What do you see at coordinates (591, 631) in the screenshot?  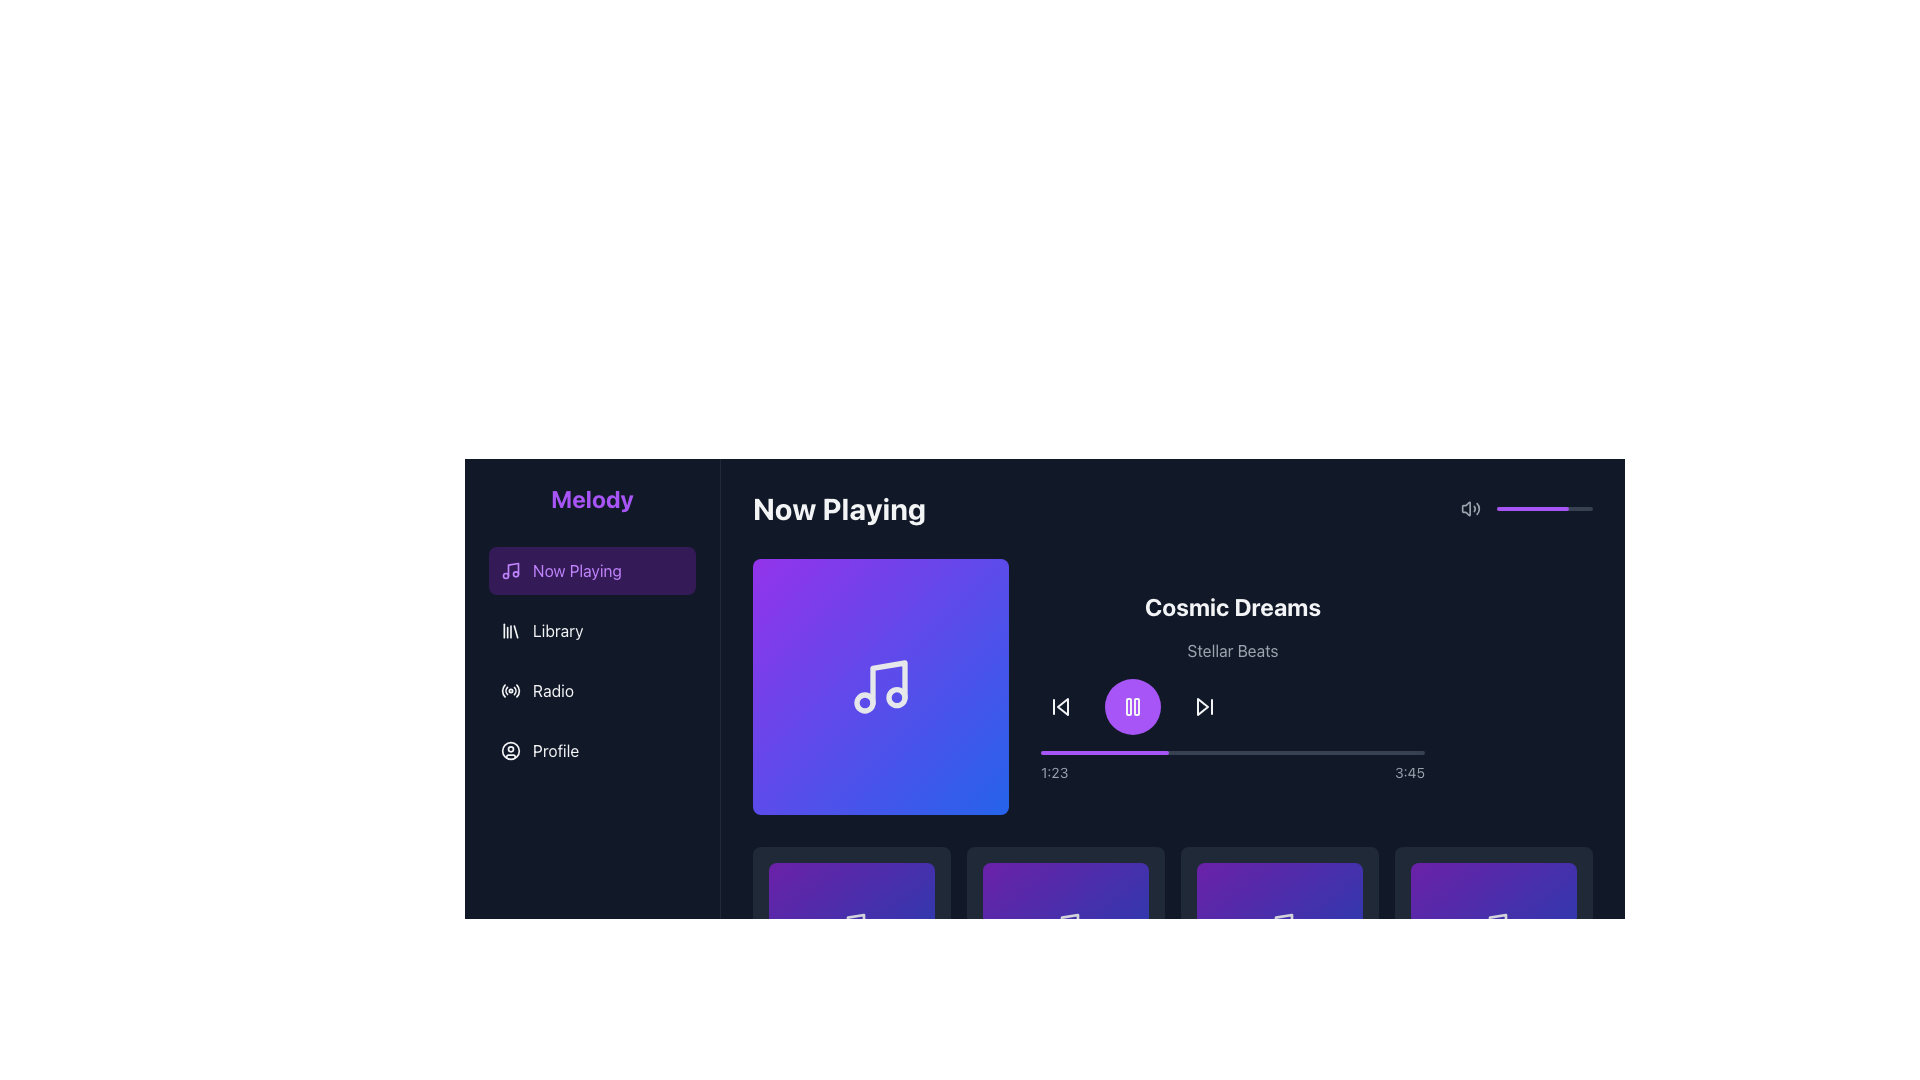 I see `the 'Library' button in the left sidebar navigation menu` at bounding box center [591, 631].